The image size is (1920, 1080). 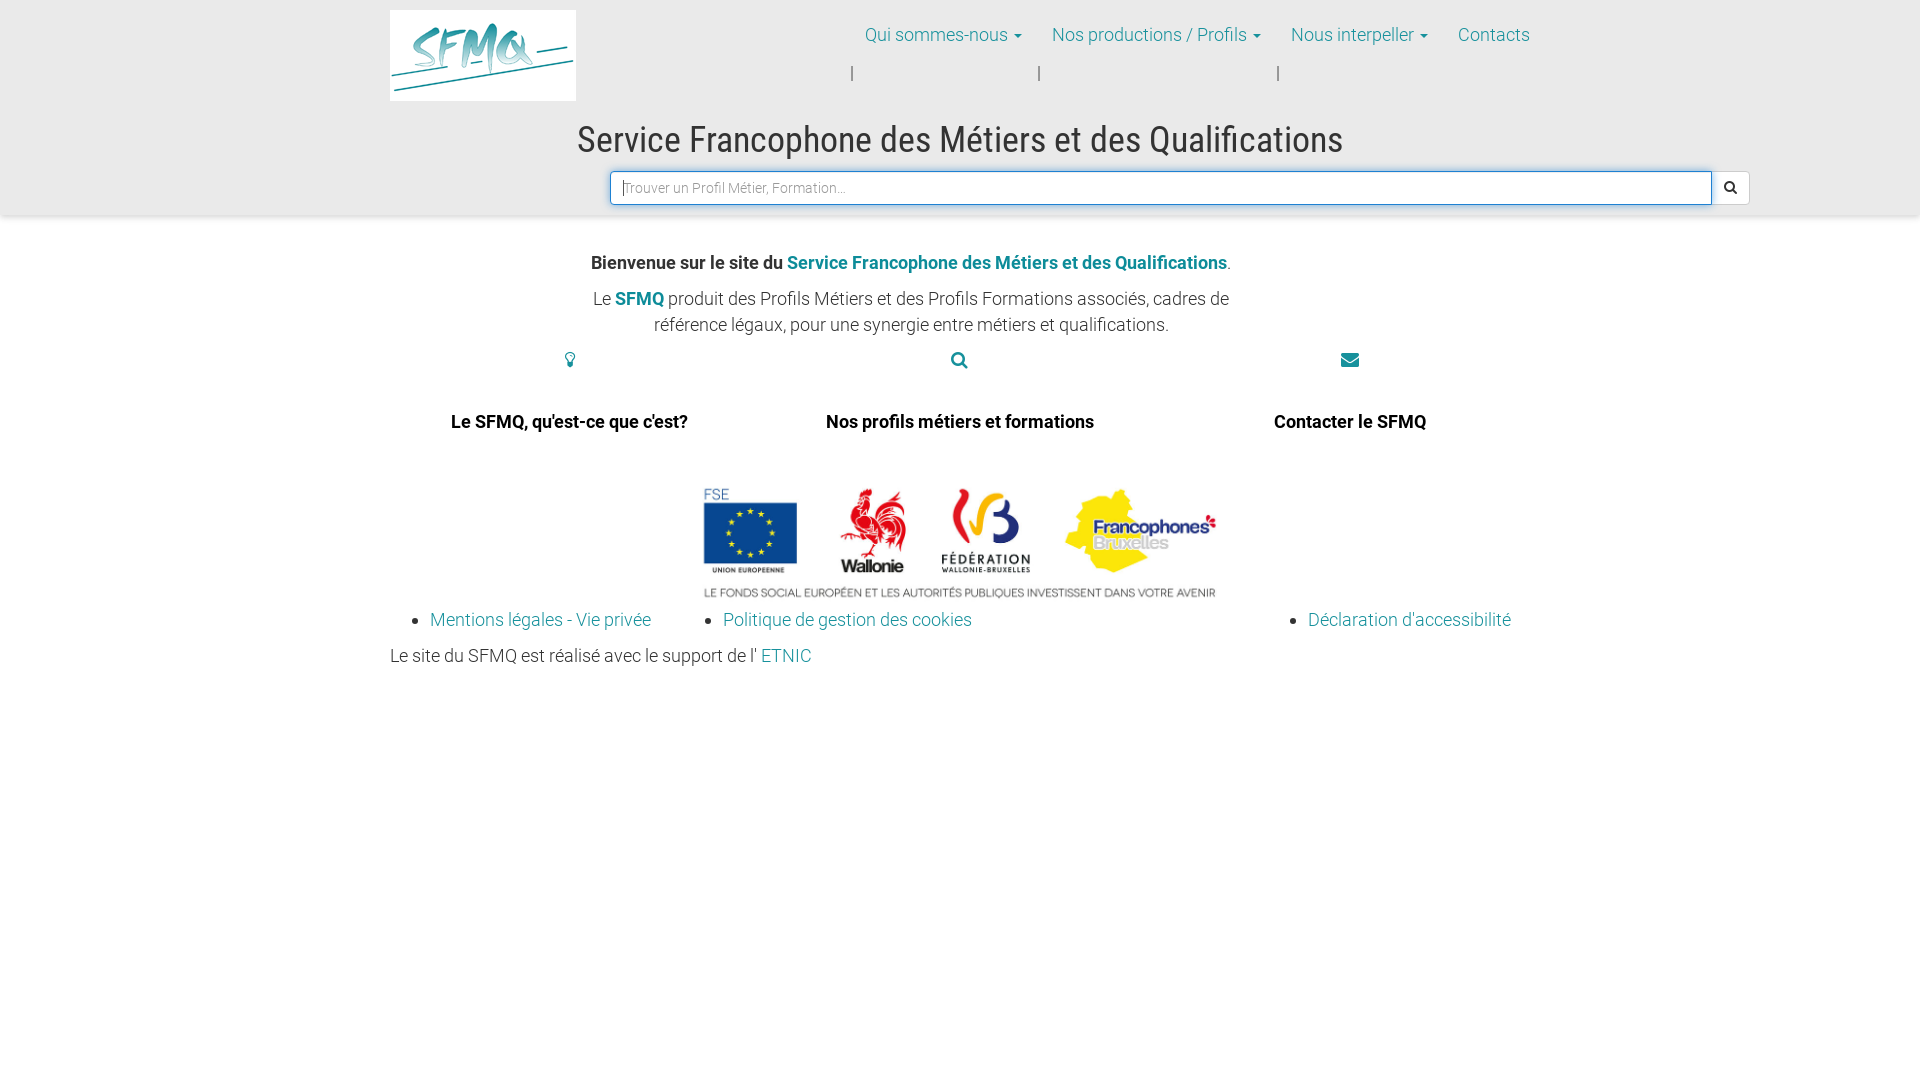 What do you see at coordinates (942, 34) in the screenshot?
I see `'Qui sommes-nous'` at bounding box center [942, 34].